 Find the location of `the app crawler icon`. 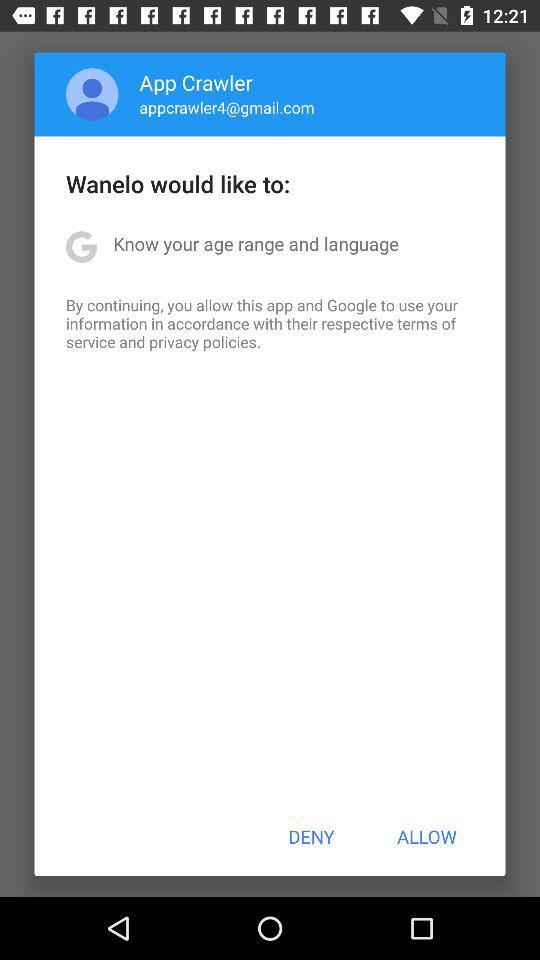

the app crawler icon is located at coordinates (196, 82).